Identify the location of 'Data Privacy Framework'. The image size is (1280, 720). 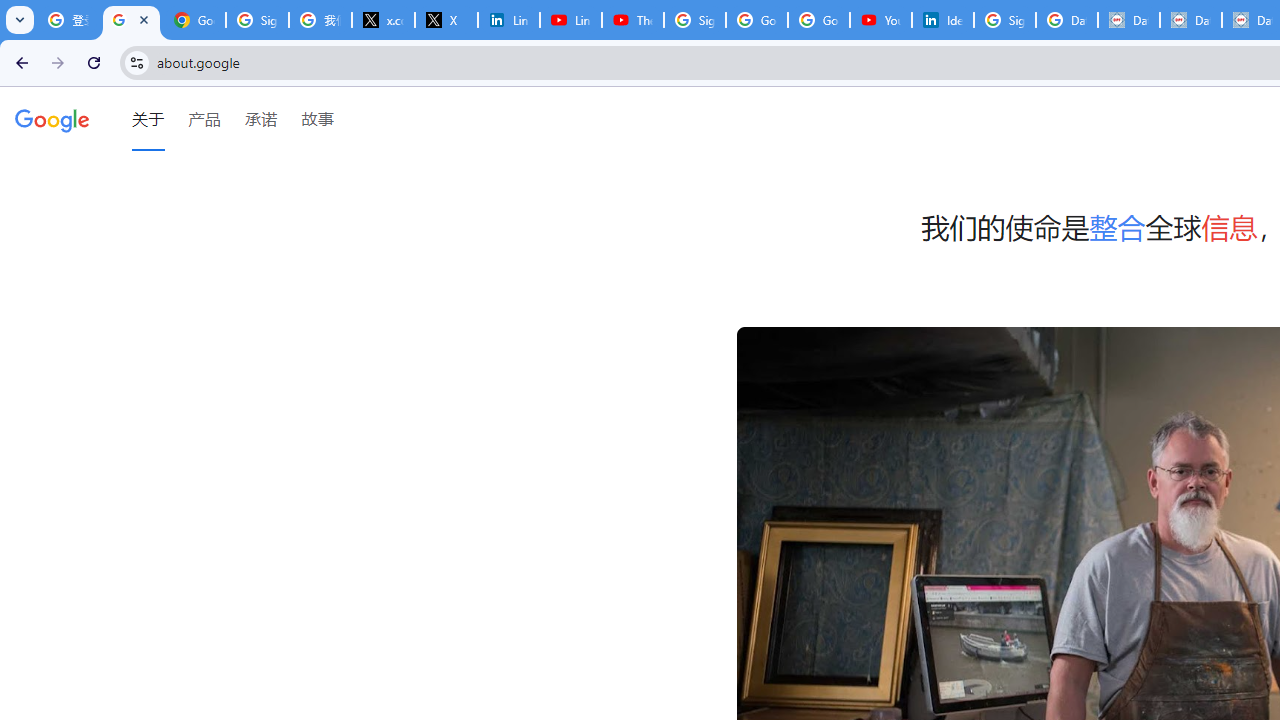
(1128, 20).